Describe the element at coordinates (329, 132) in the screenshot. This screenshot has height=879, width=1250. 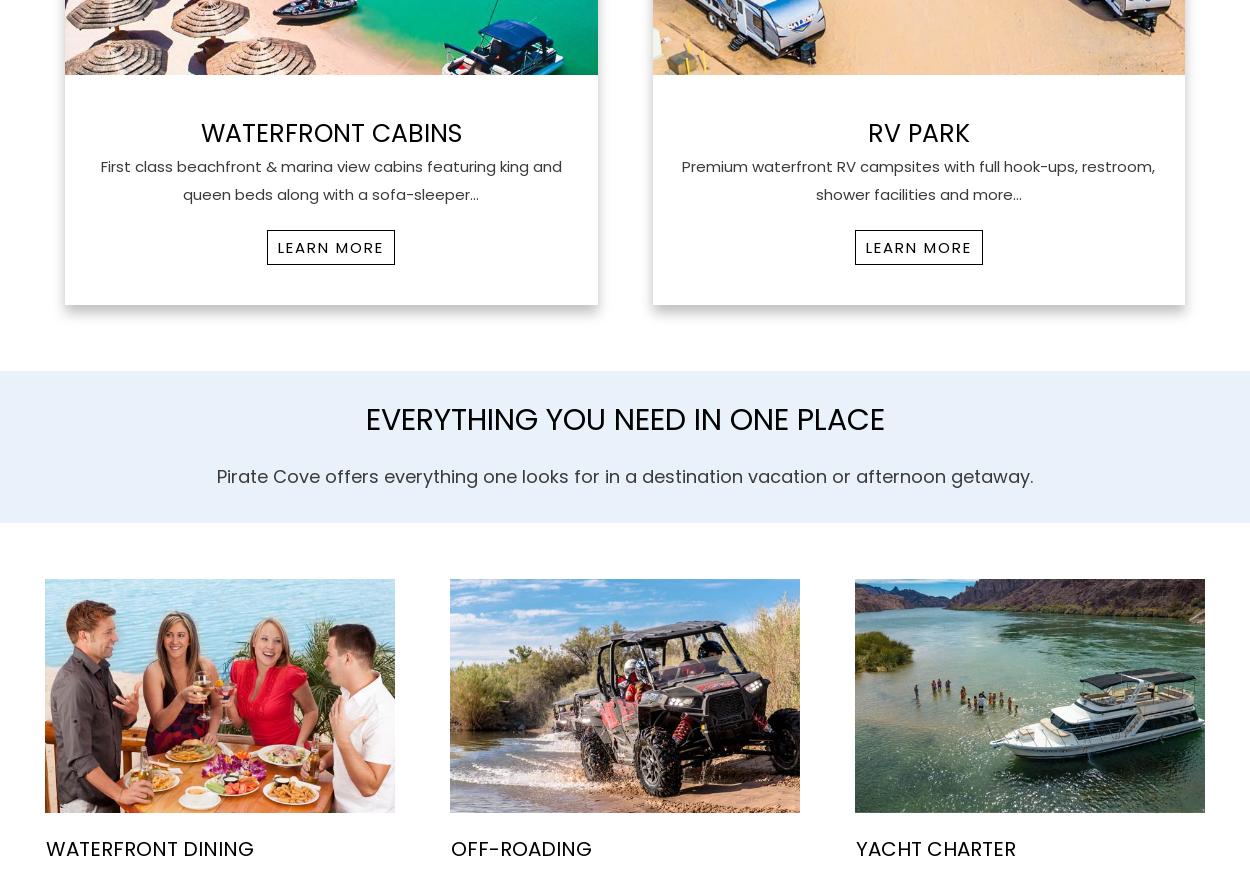
I see `'WaterFront Cabins'` at that location.